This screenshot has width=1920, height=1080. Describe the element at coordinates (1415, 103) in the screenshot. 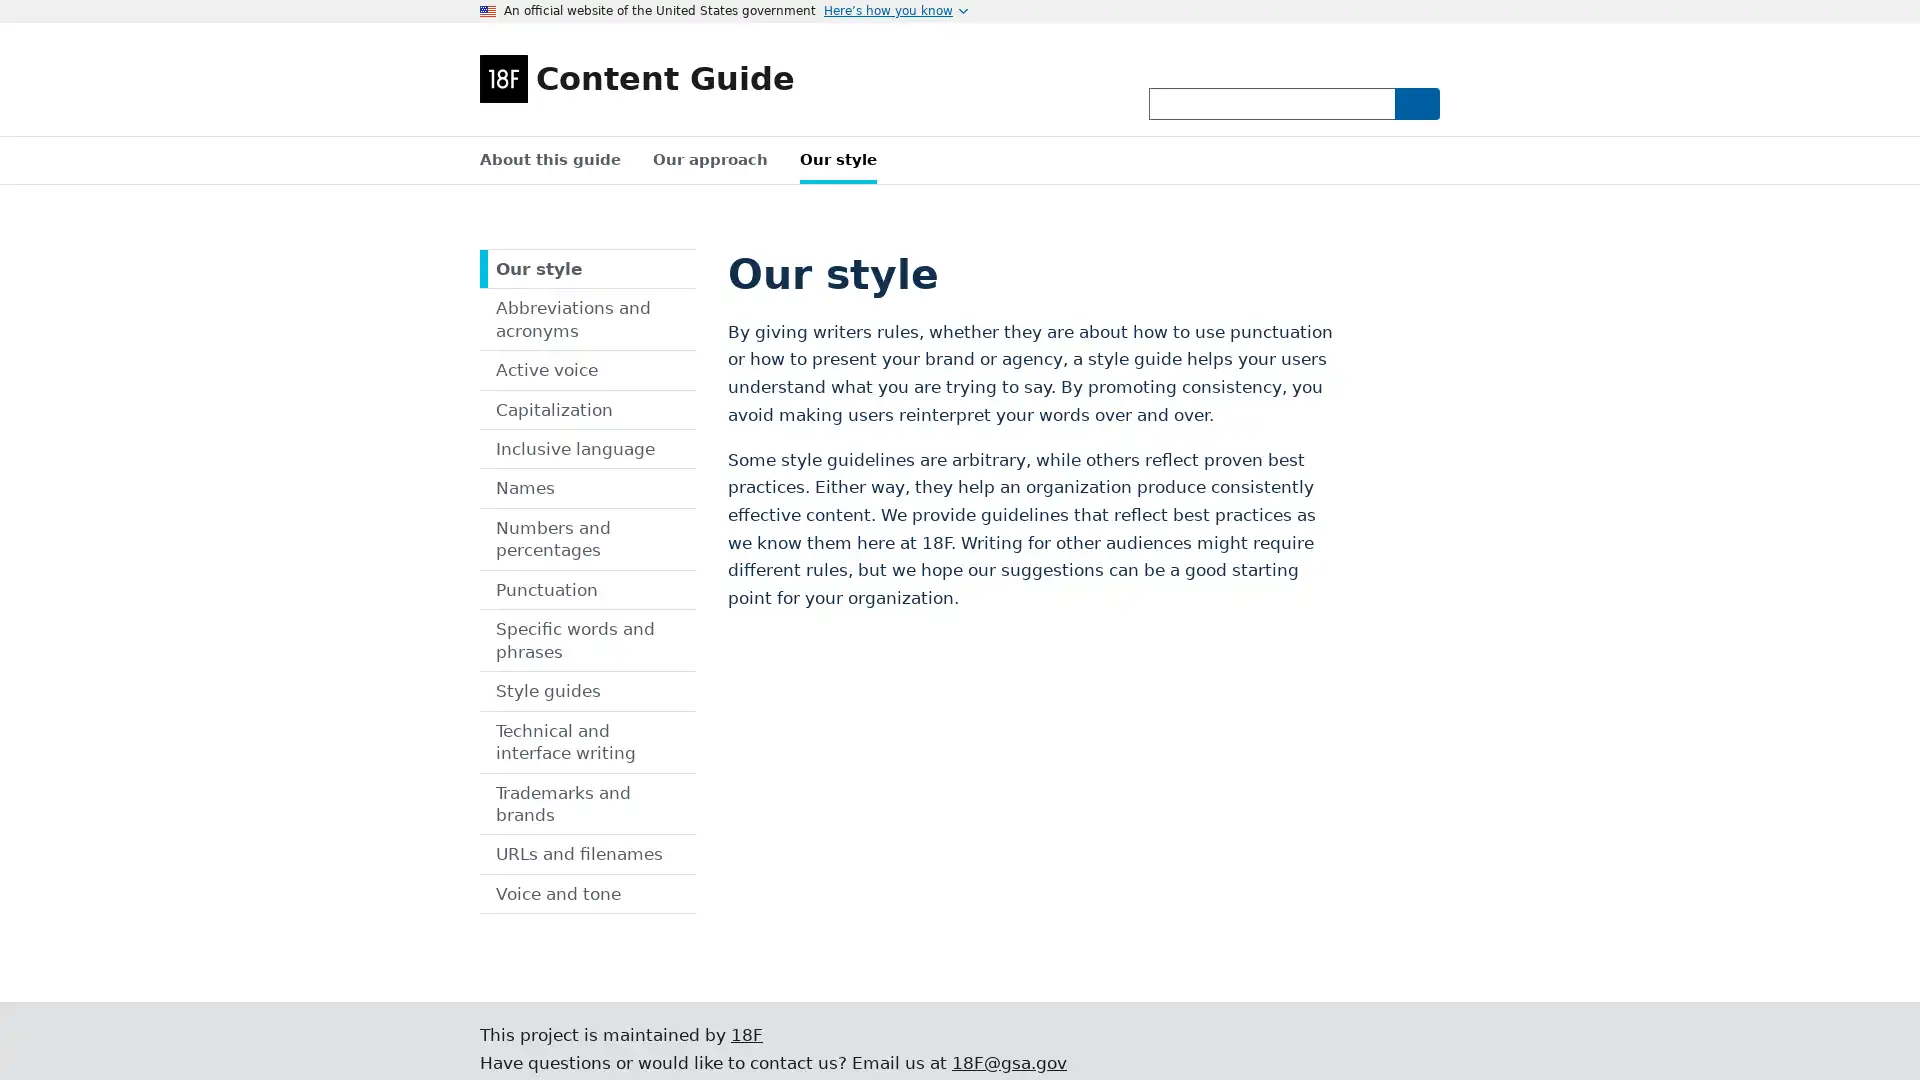

I see `Search` at that location.